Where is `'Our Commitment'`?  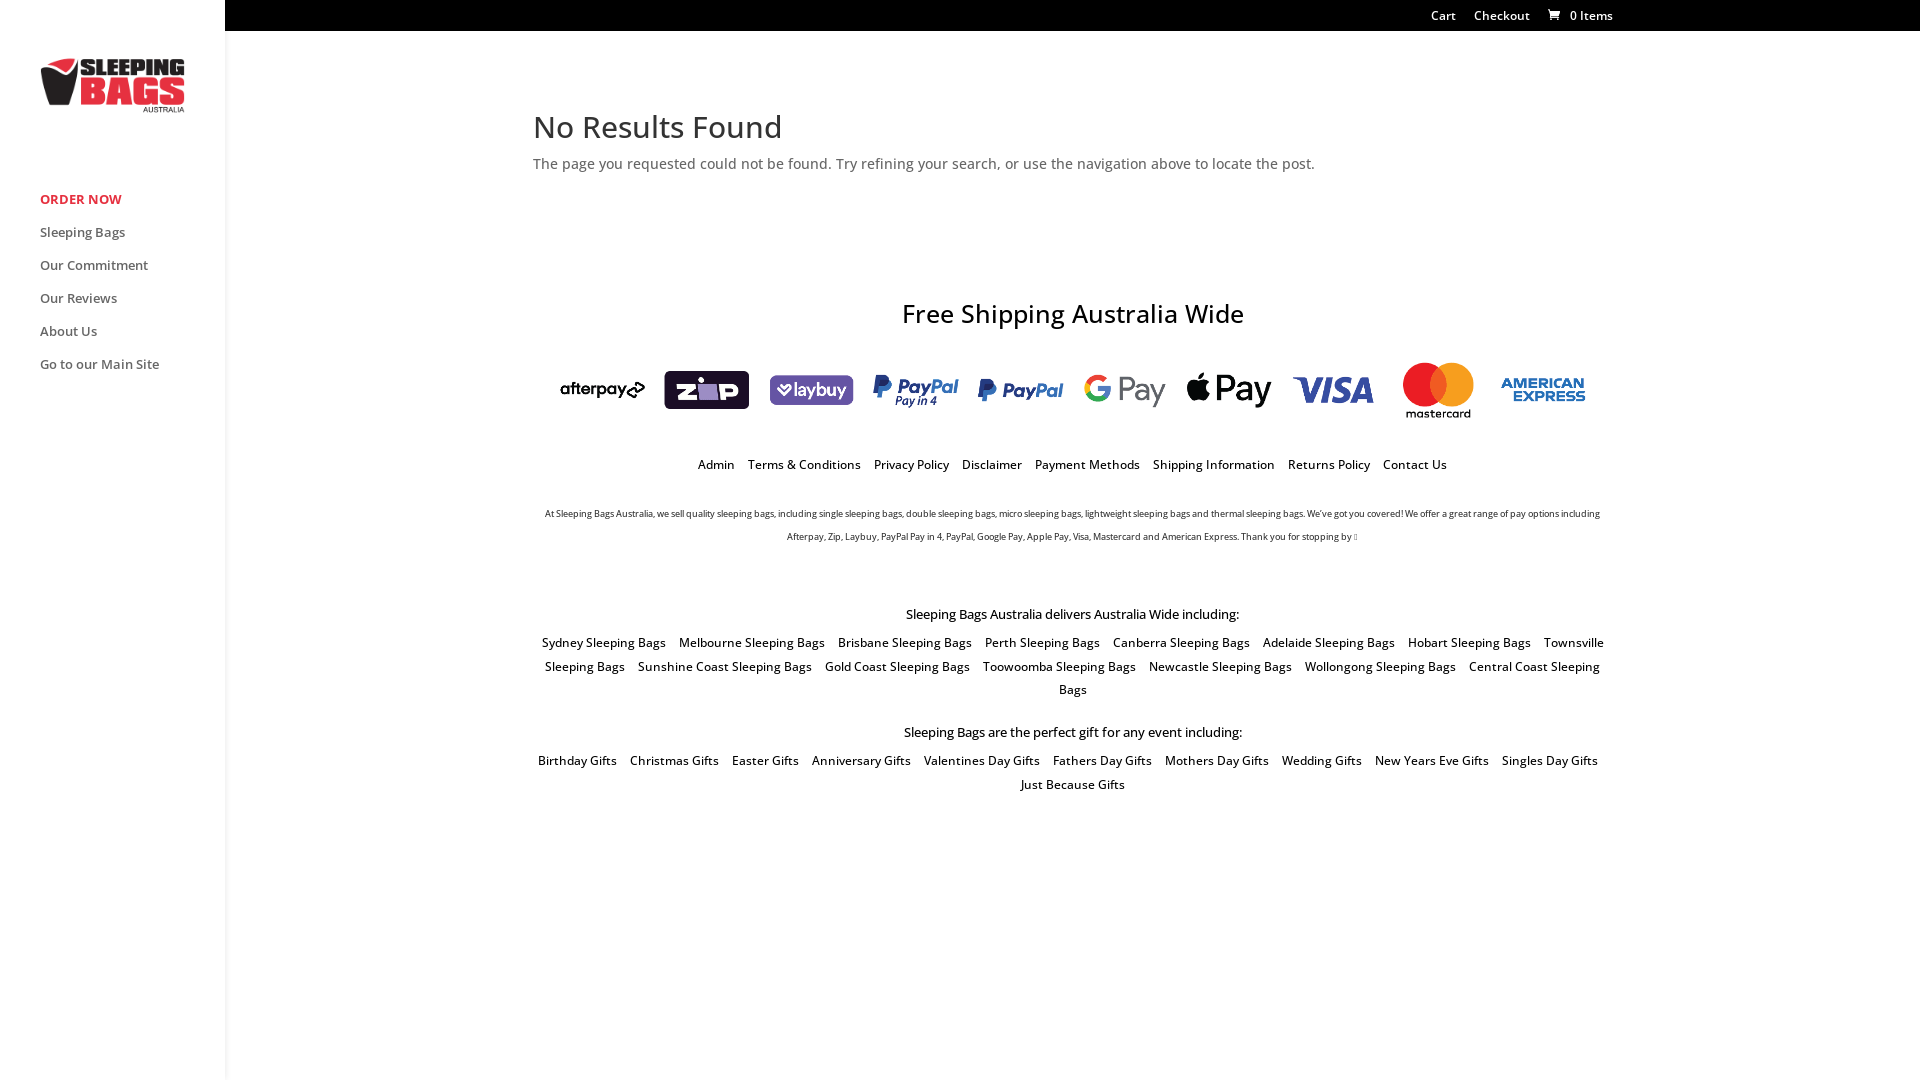 'Our Commitment' is located at coordinates (131, 274).